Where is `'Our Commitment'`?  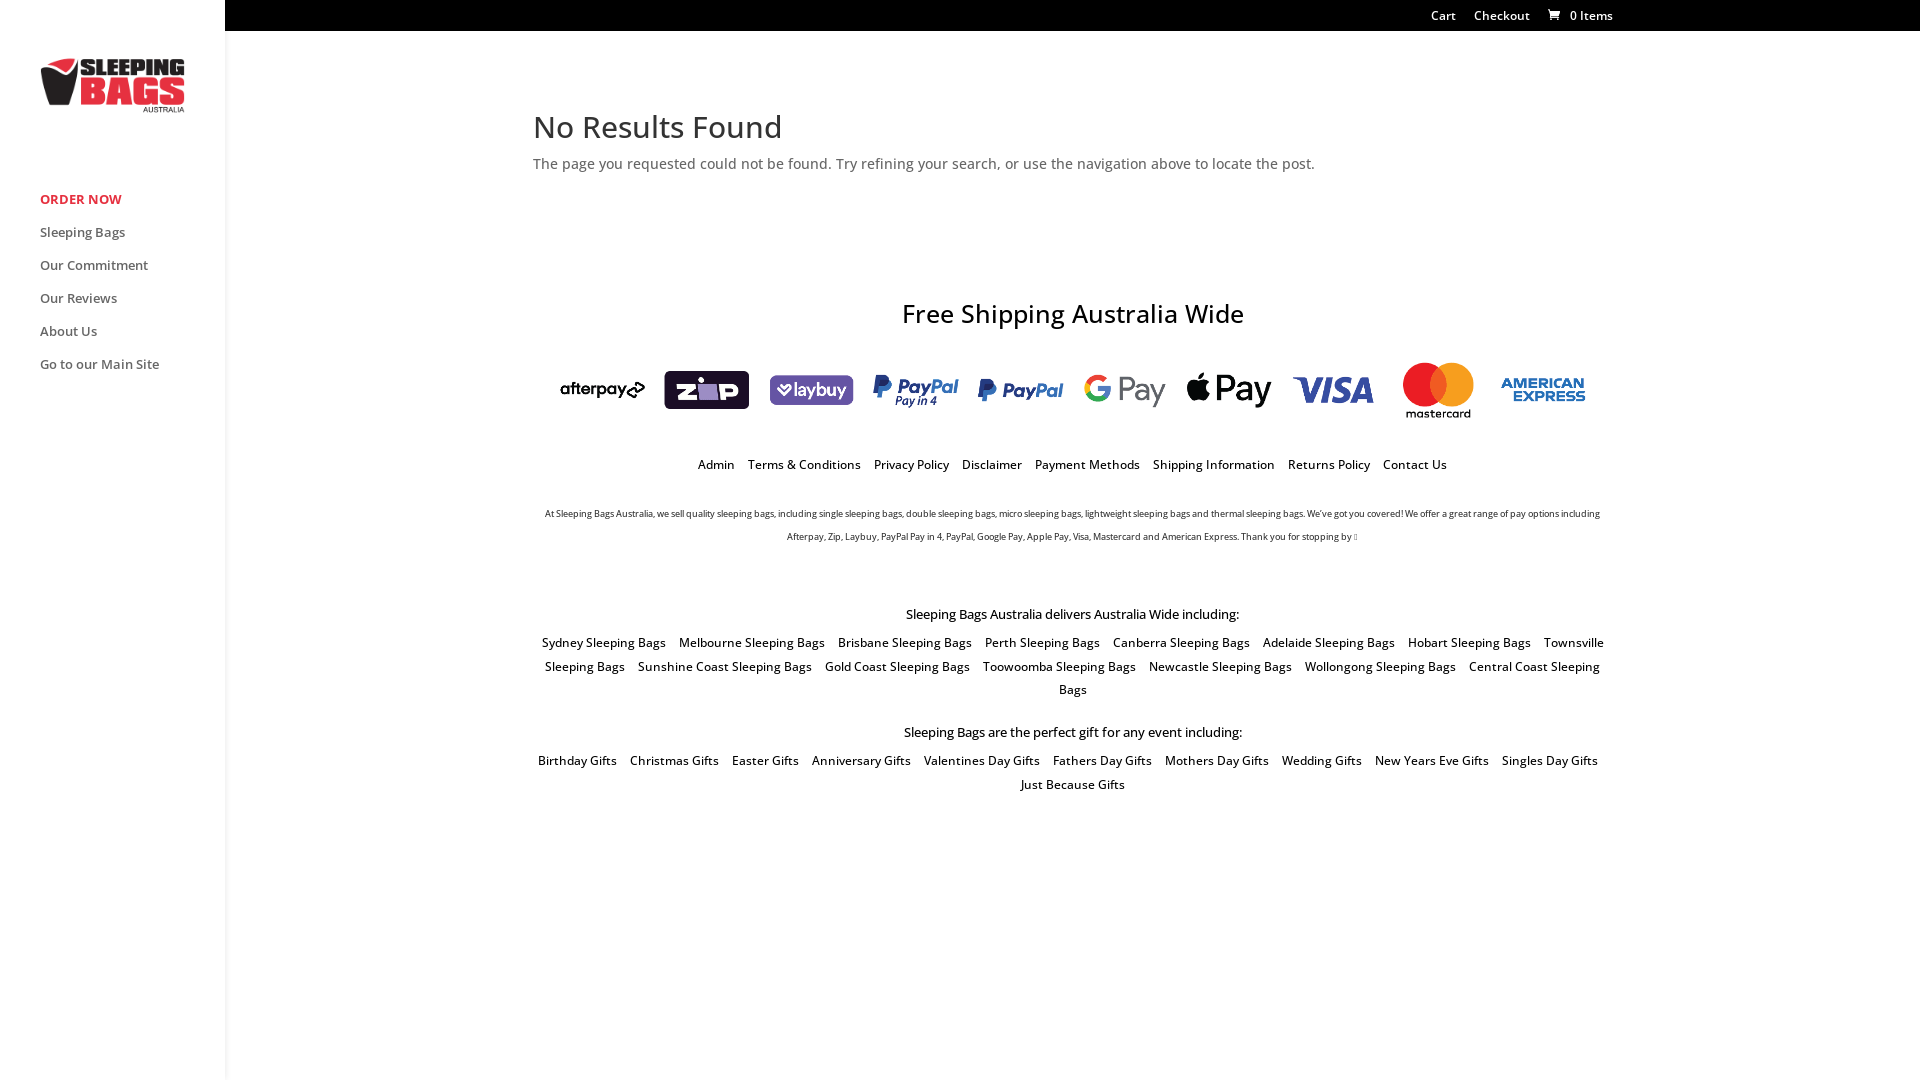 'Our Commitment' is located at coordinates (131, 274).